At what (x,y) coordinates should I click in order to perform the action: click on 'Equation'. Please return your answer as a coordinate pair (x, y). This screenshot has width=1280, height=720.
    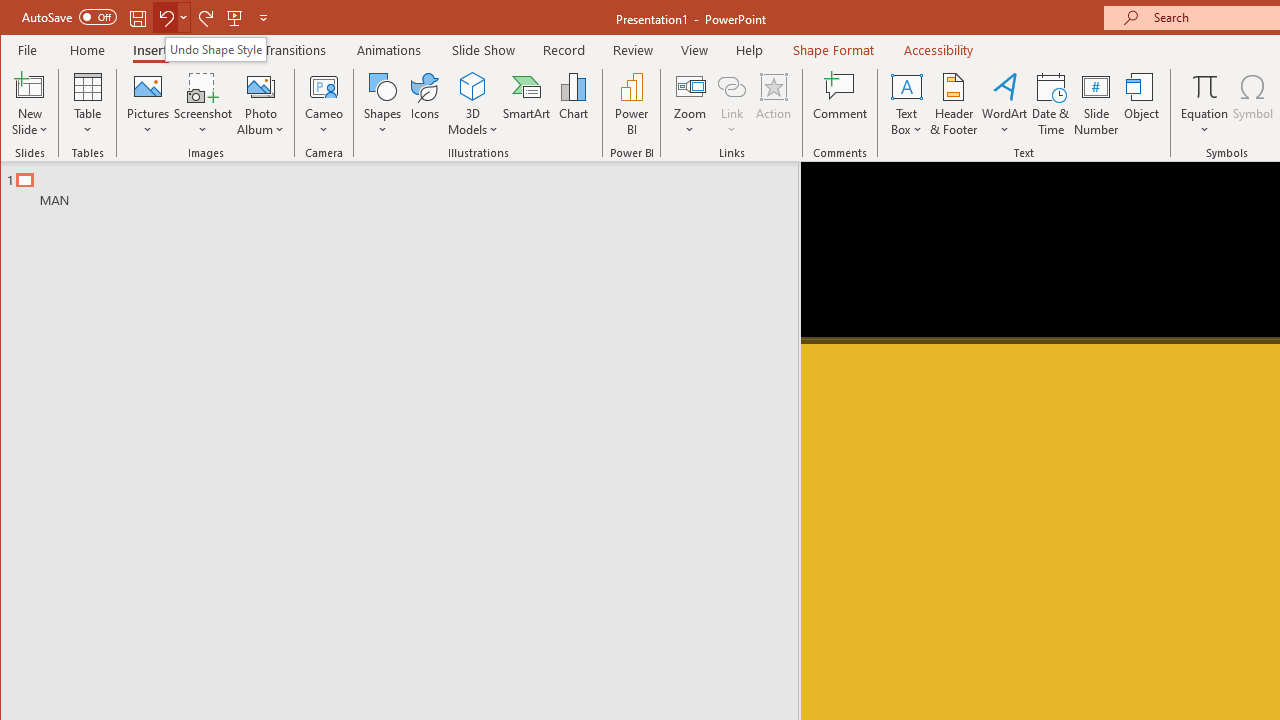
    Looking at the image, I should click on (1204, 104).